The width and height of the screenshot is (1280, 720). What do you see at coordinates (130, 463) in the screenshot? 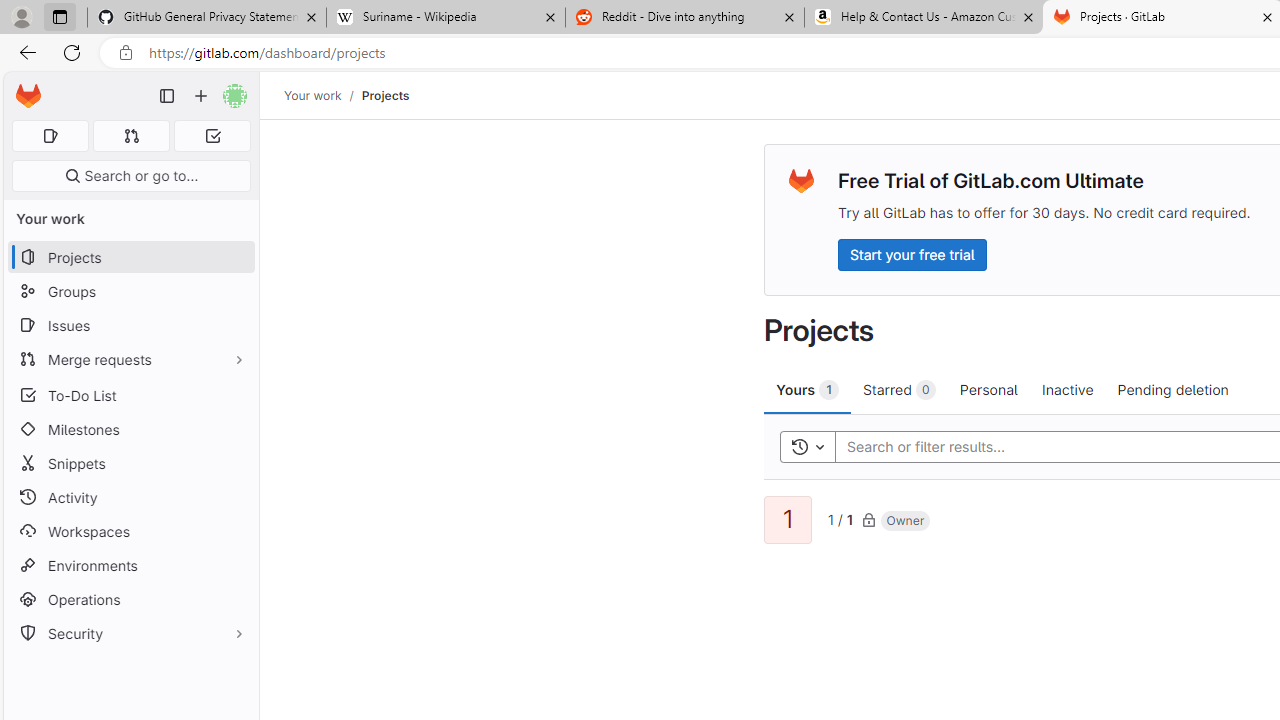
I see `'Snippets'` at bounding box center [130, 463].